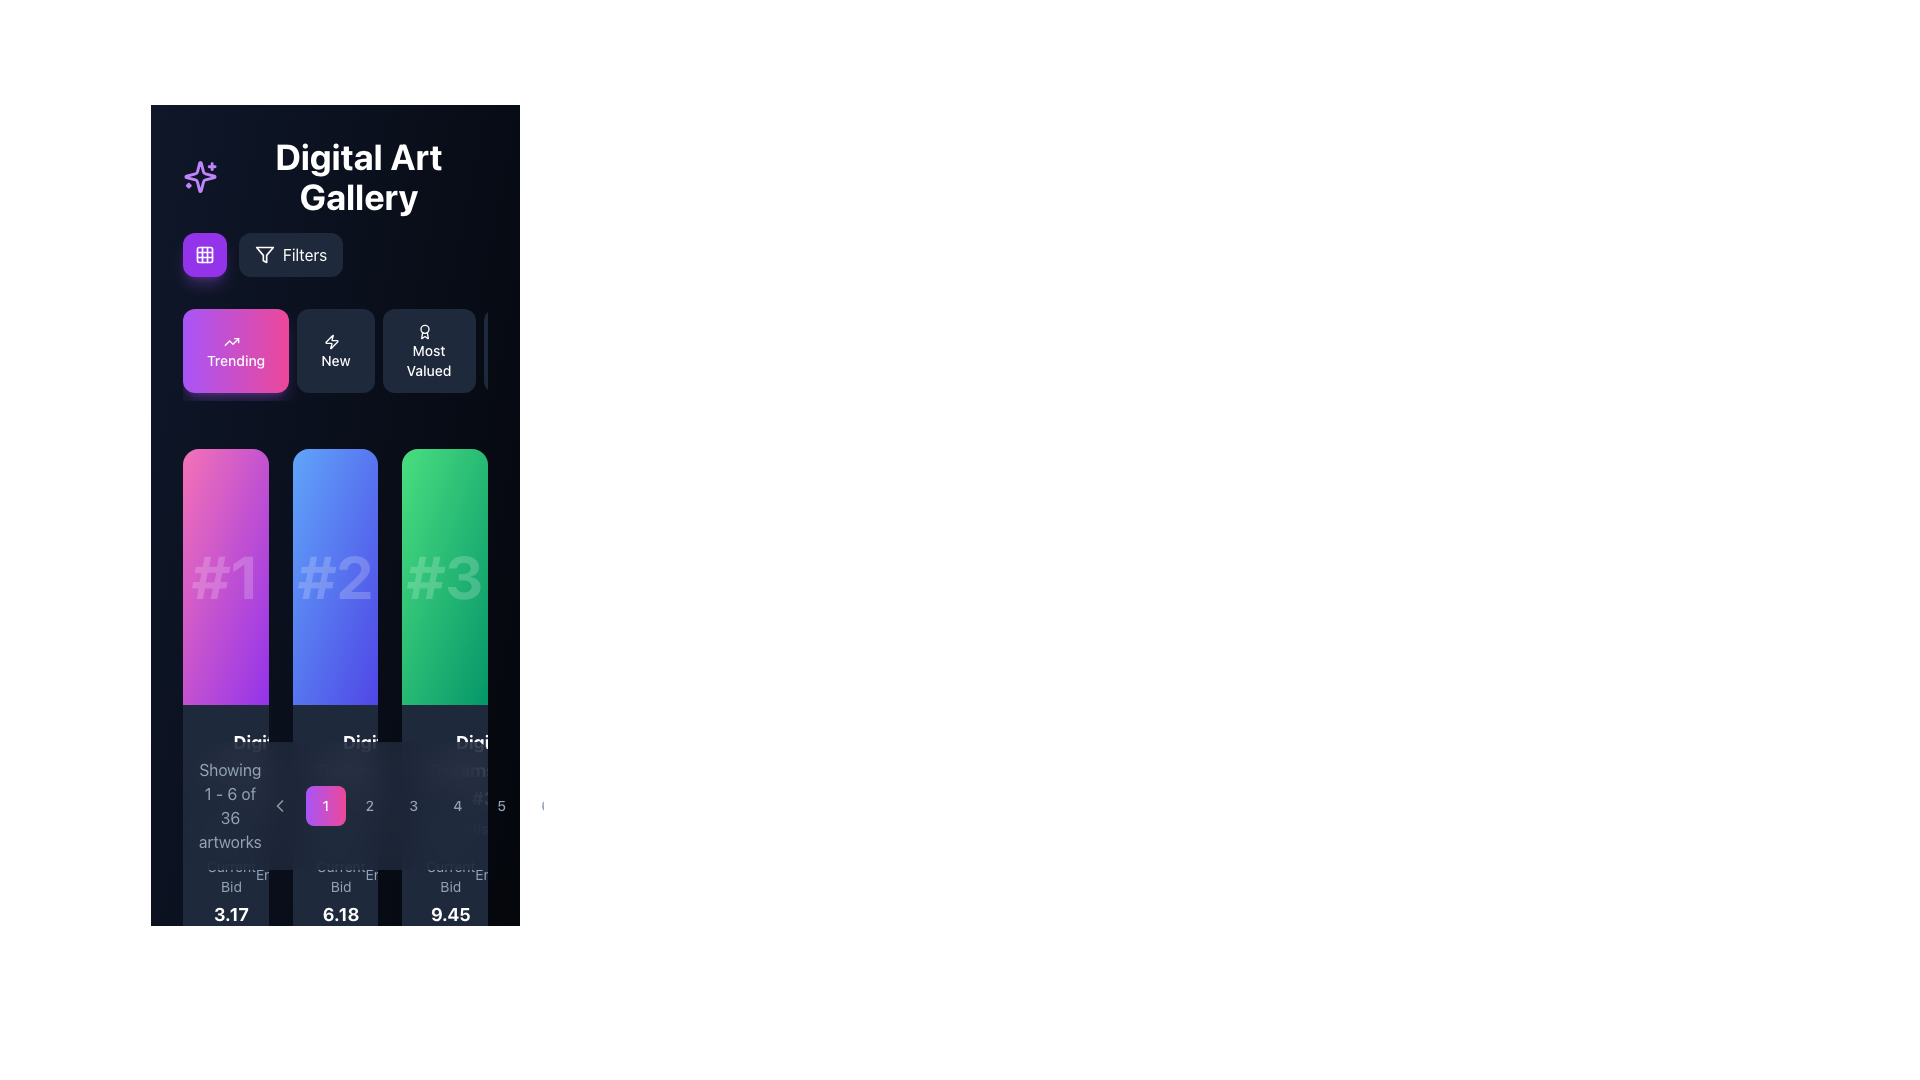 Image resolution: width=1920 pixels, height=1080 pixels. What do you see at coordinates (449, 929) in the screenshot?
I see `the static text label displaying the current bid value located at the bottom-right corner of the item's section in the auction interface` at bounding box center [449, 929].